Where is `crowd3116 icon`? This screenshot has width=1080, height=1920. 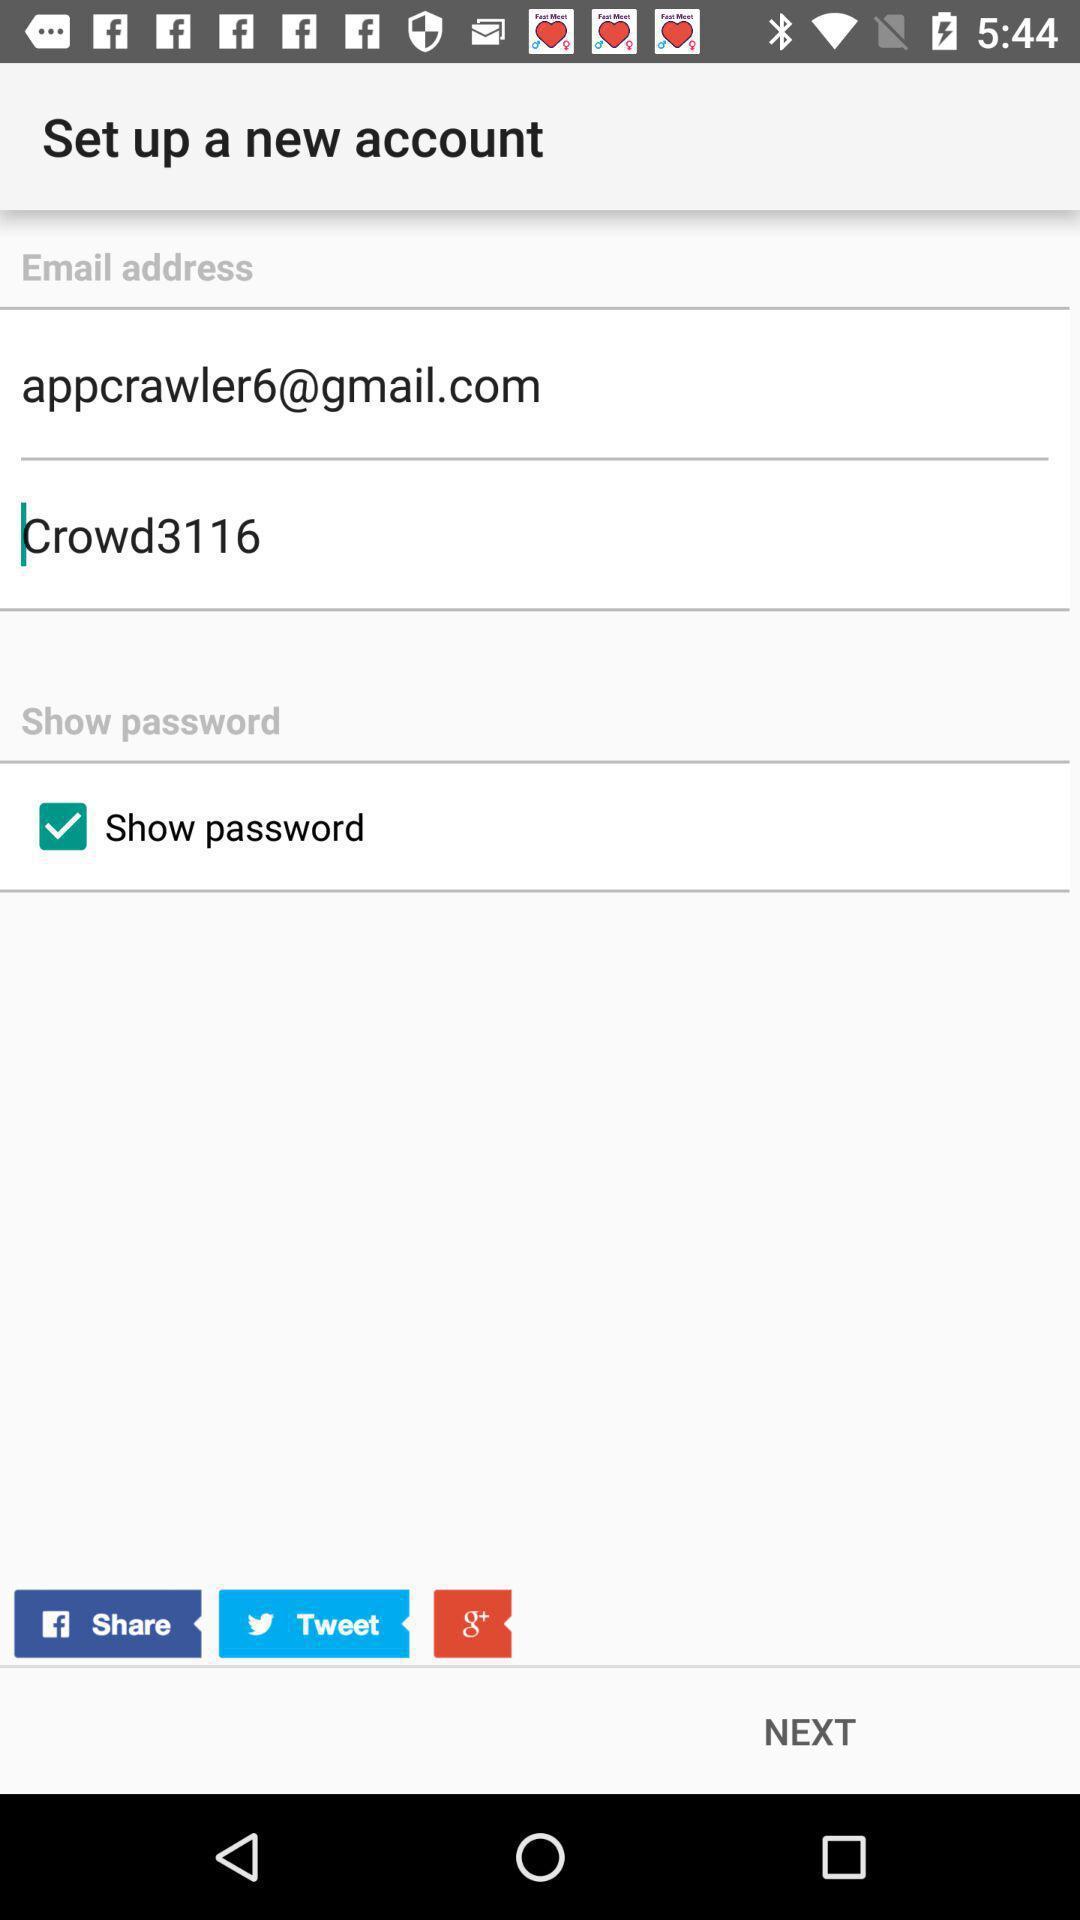 crowd3116 icon is located at coordinates (533, 534).